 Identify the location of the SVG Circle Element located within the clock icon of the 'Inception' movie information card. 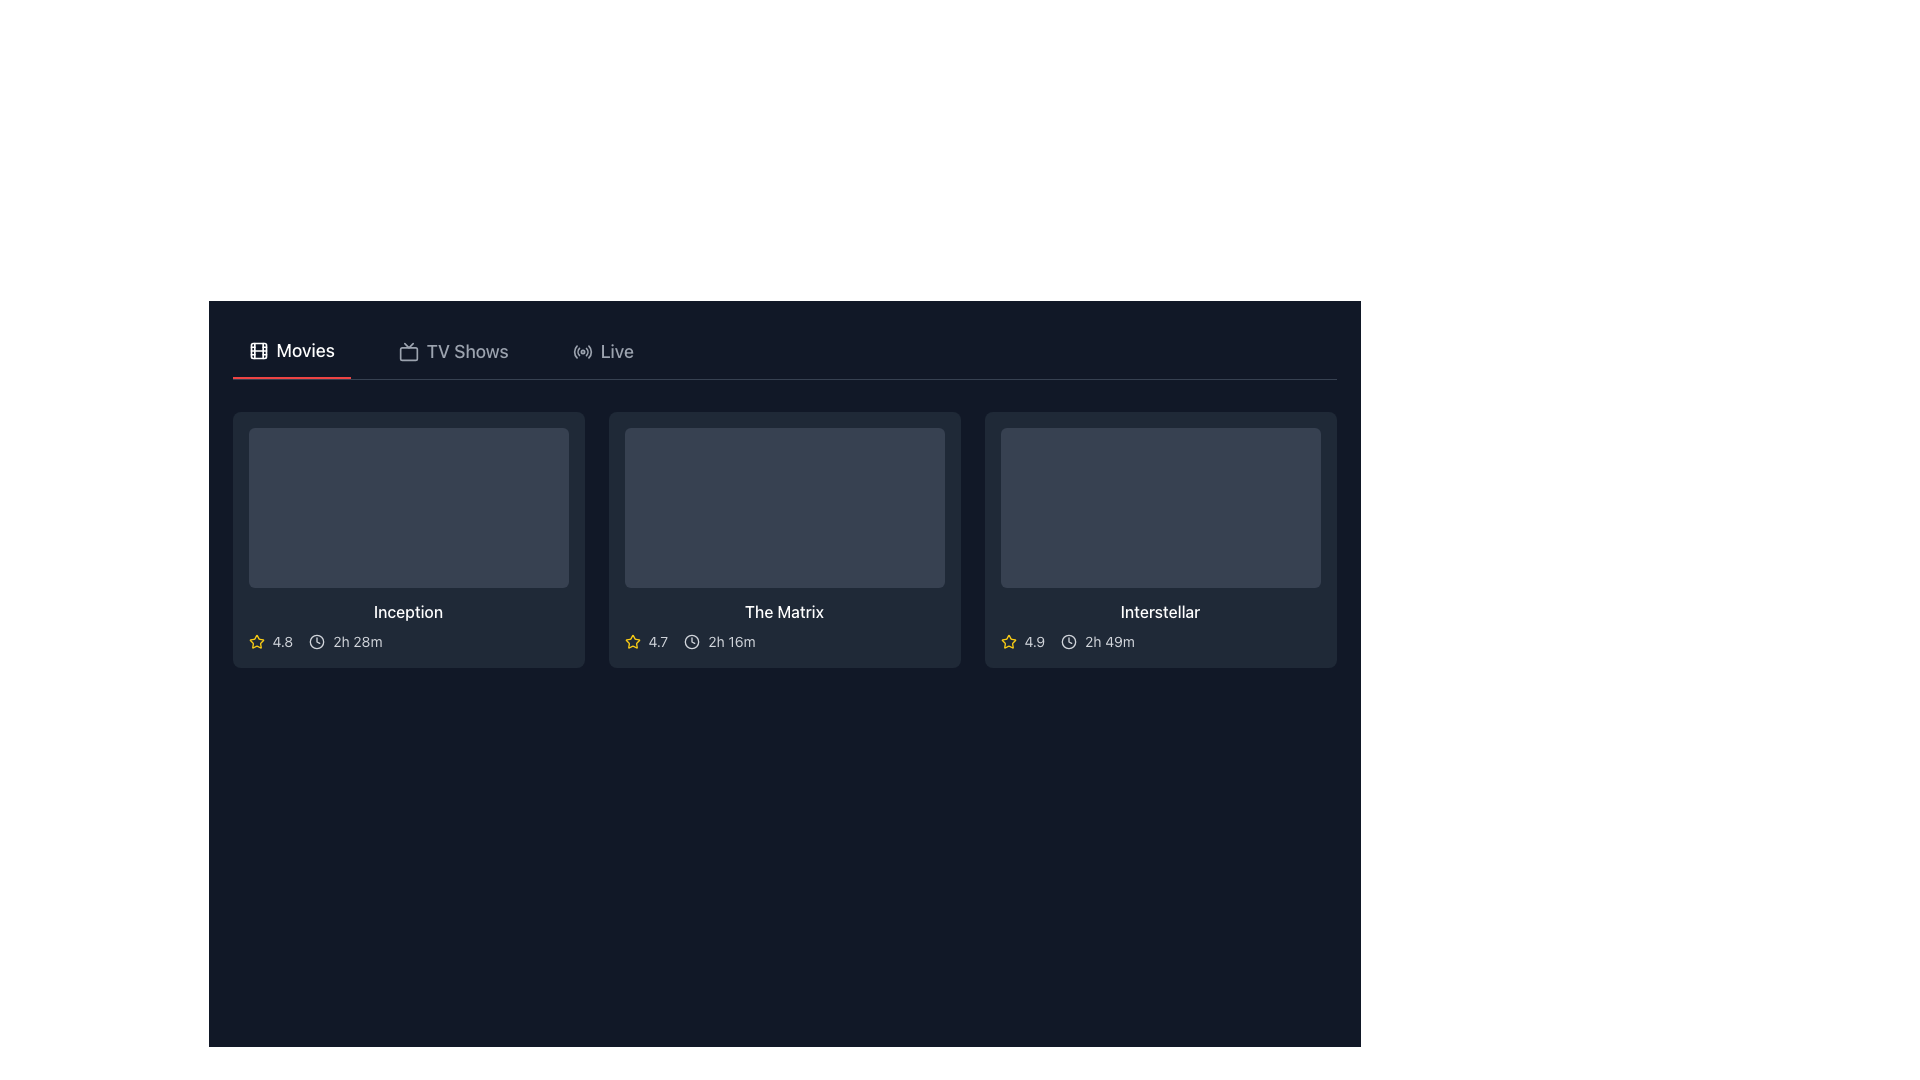
(316, 641).